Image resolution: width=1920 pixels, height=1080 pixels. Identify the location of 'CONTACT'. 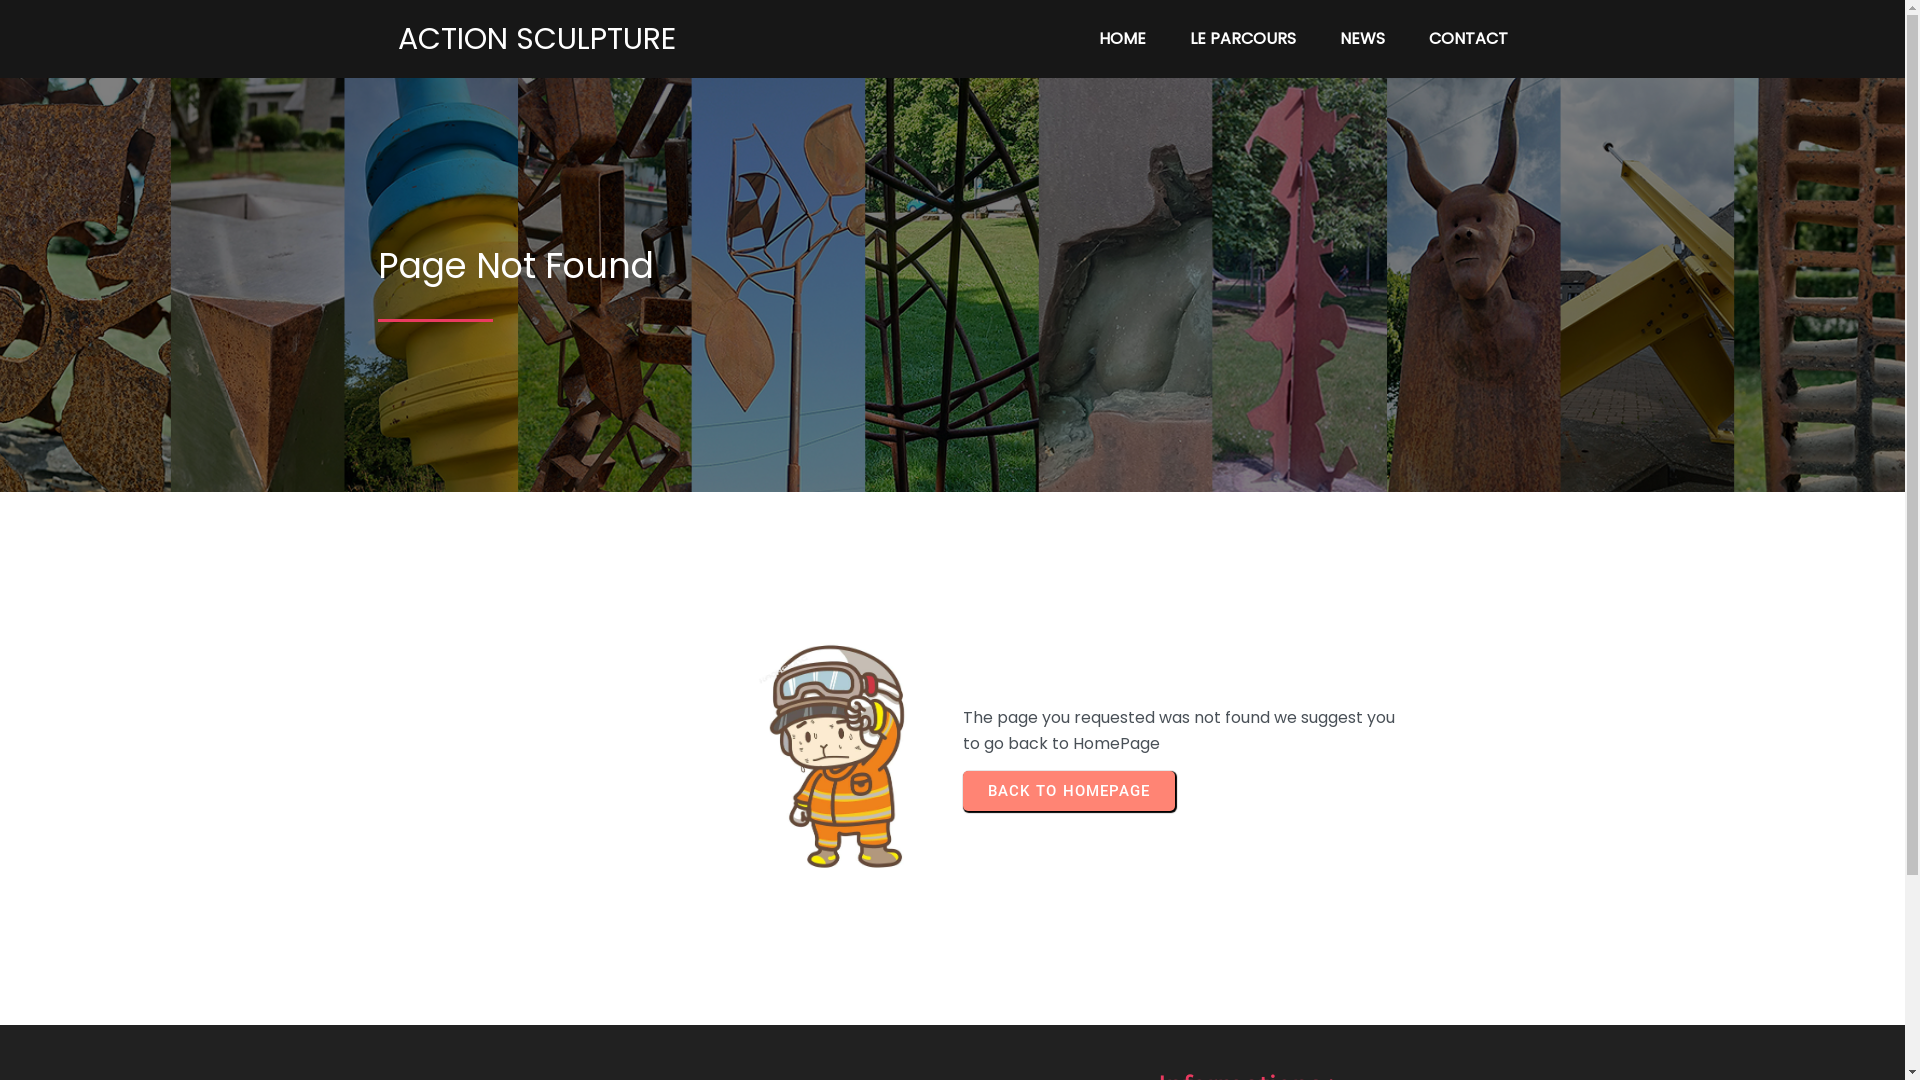
(1468, 38).